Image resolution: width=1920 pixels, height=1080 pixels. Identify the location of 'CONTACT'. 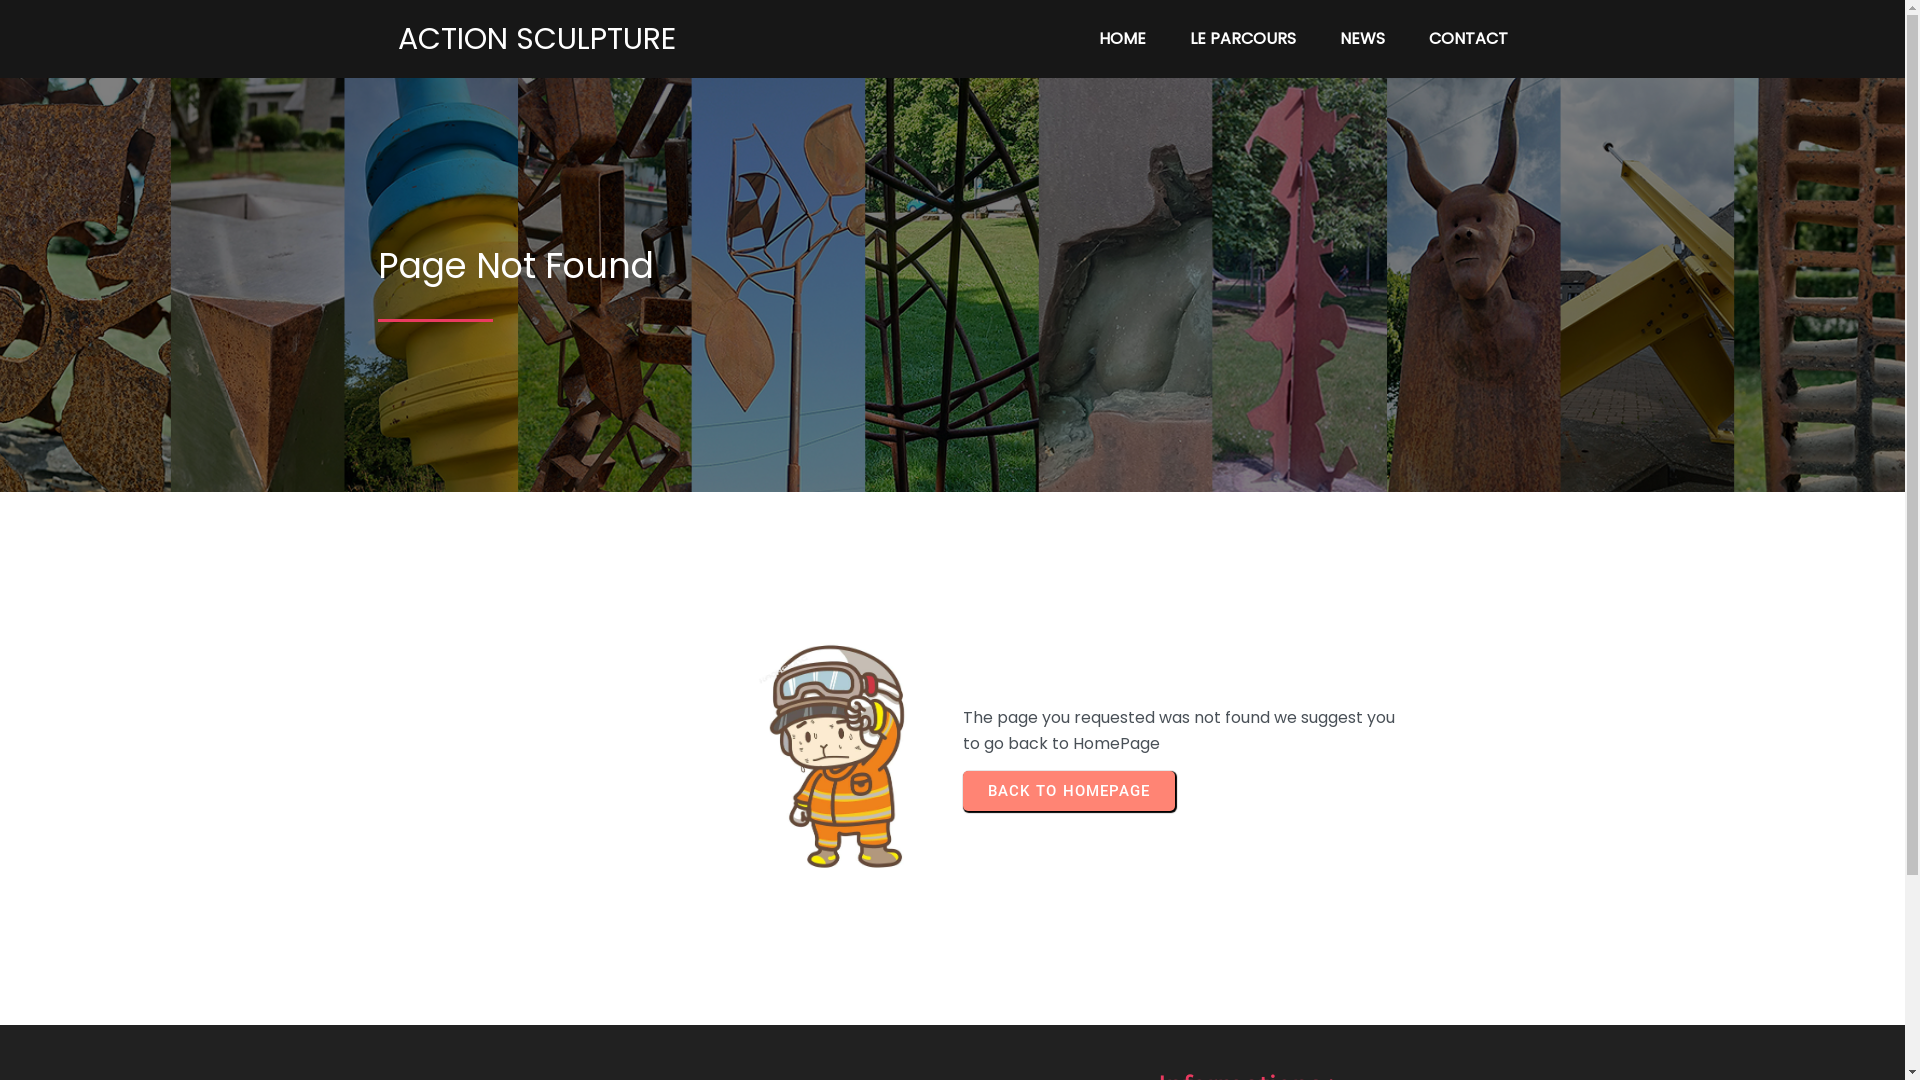
(1468, 38).